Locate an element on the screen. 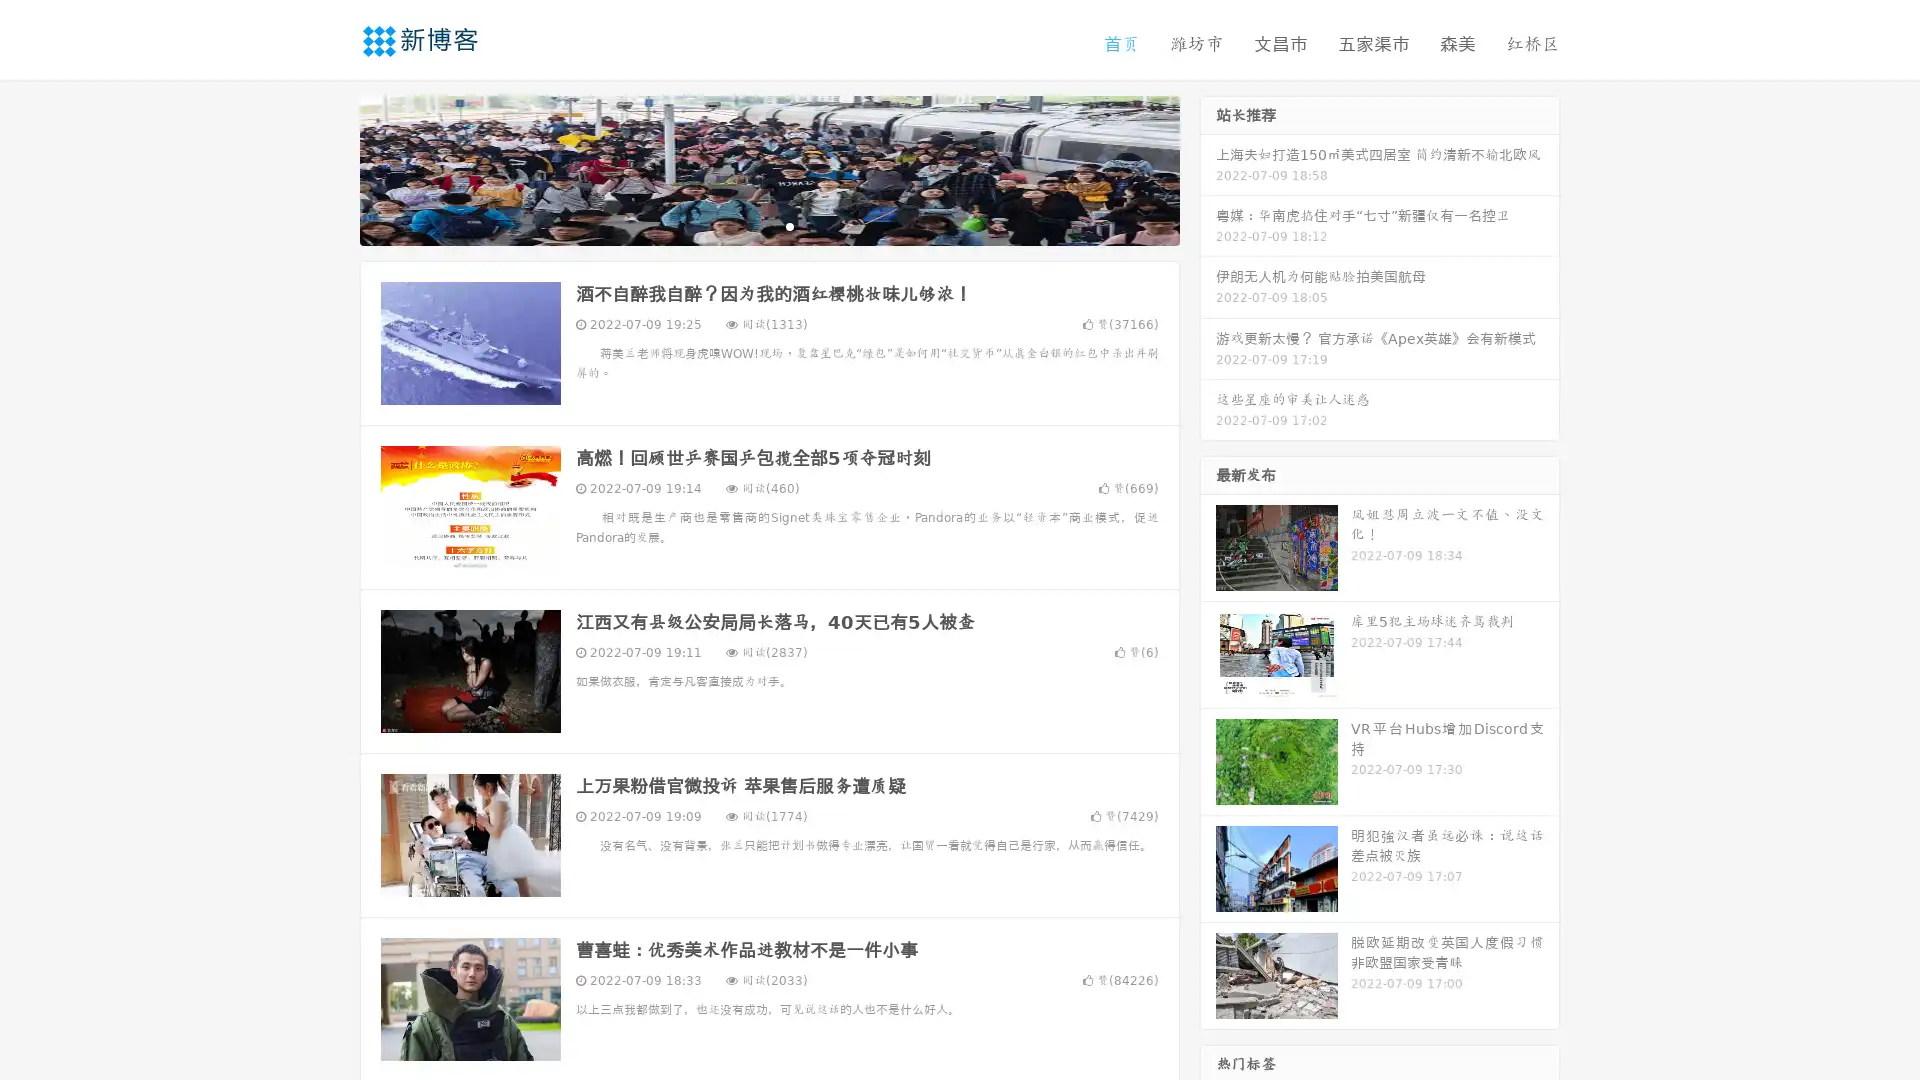 This screenshot has width=1920, height=1080. Previous slide is located at coordinates (330, 168).